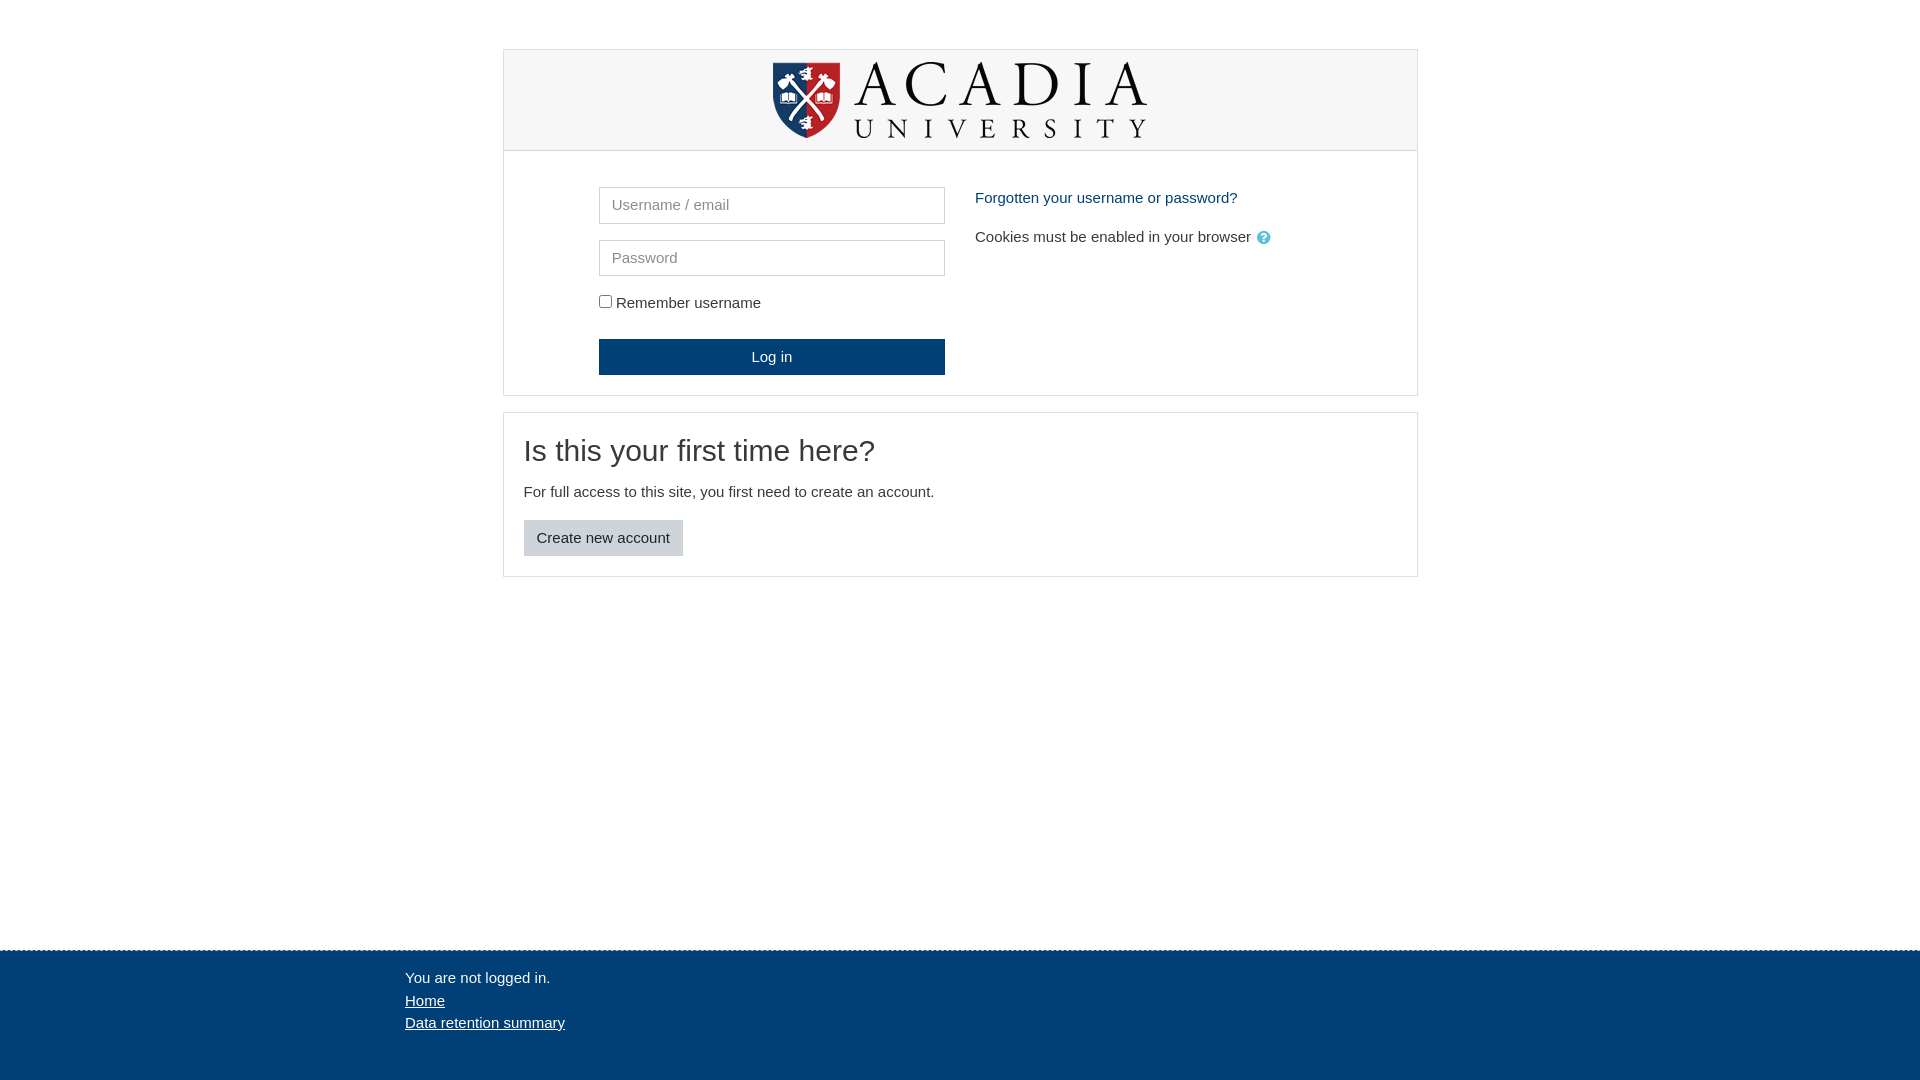 The width and height of the screenshot is (1920, 1080). I want to click on 'Help with Cookies must be enabled in your browser', so click(1262, 234).